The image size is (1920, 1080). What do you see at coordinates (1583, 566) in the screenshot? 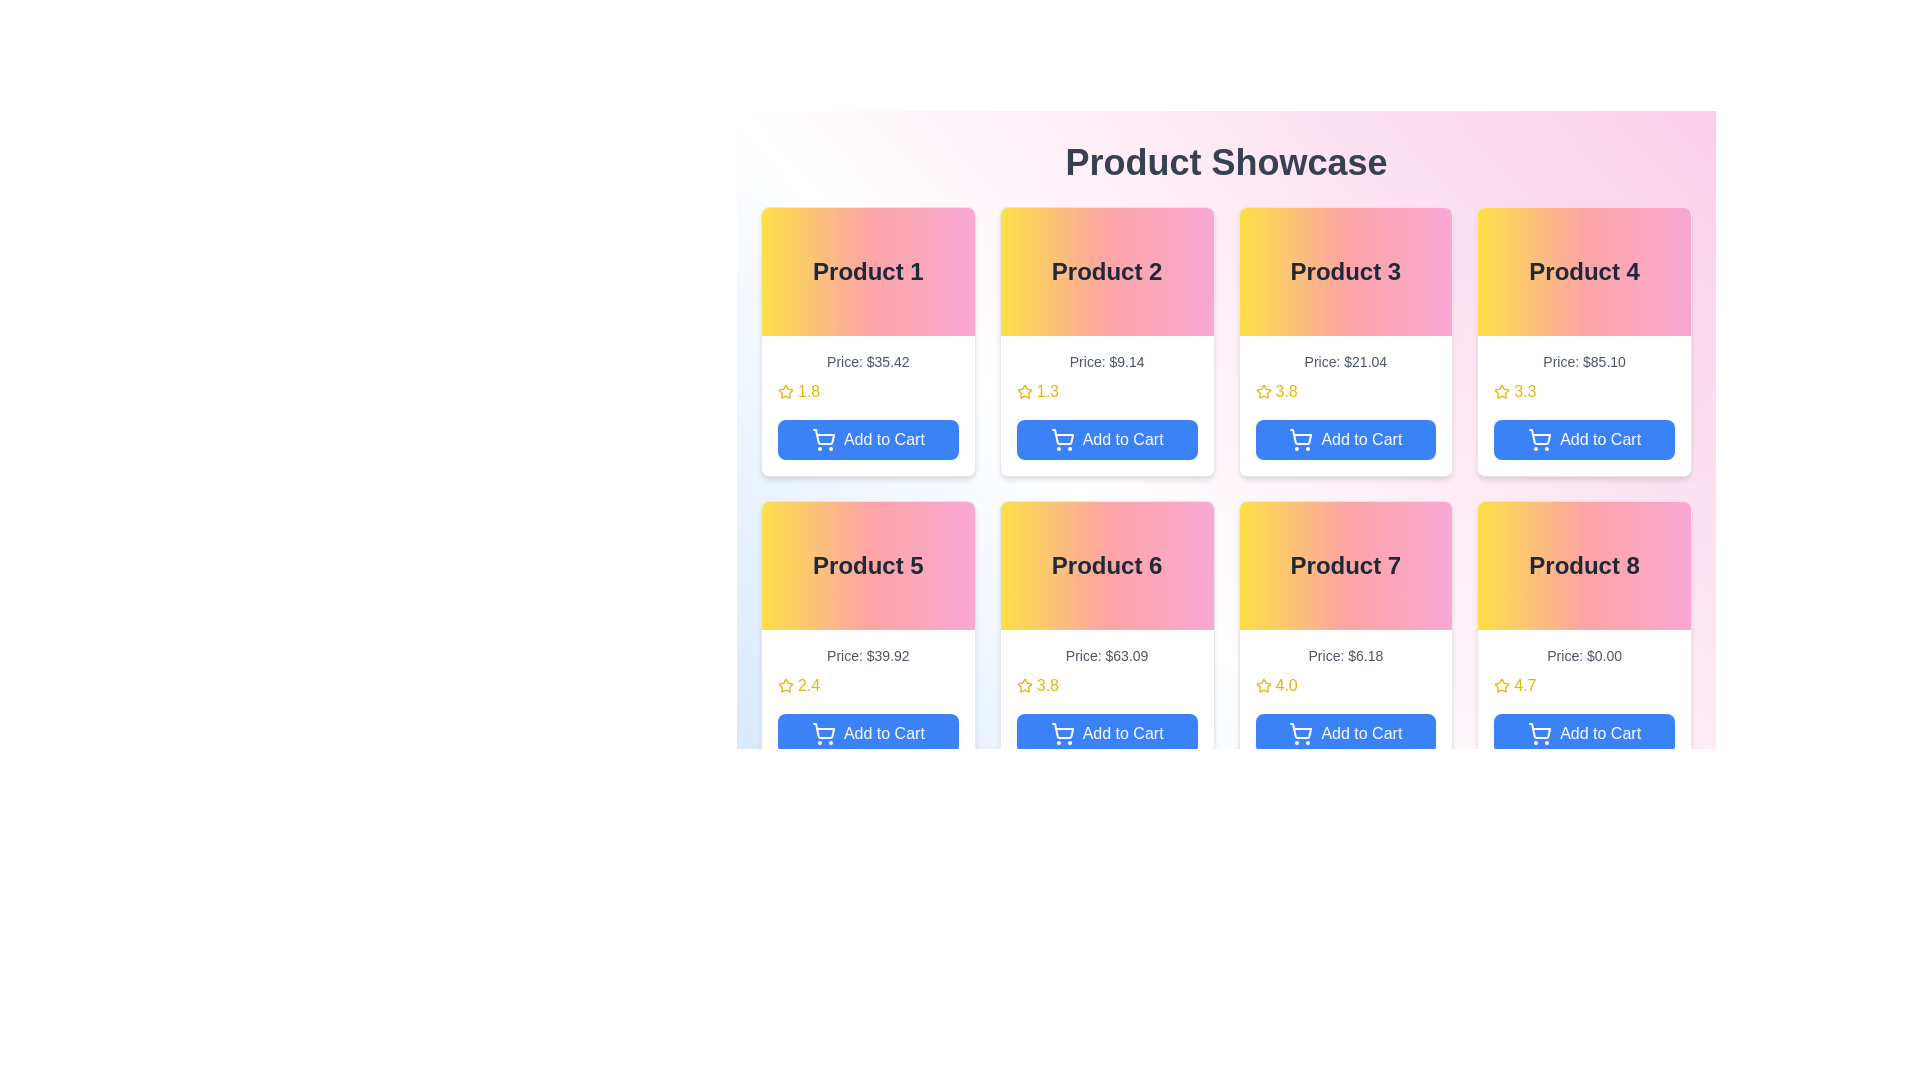
I see `the label with a gradient background from yellow to pink, containing the text 'Product 8' in large, bold, dark-gray font, located in the bottom-right corner of the product cards grid` at bounding box center [1583, 566].